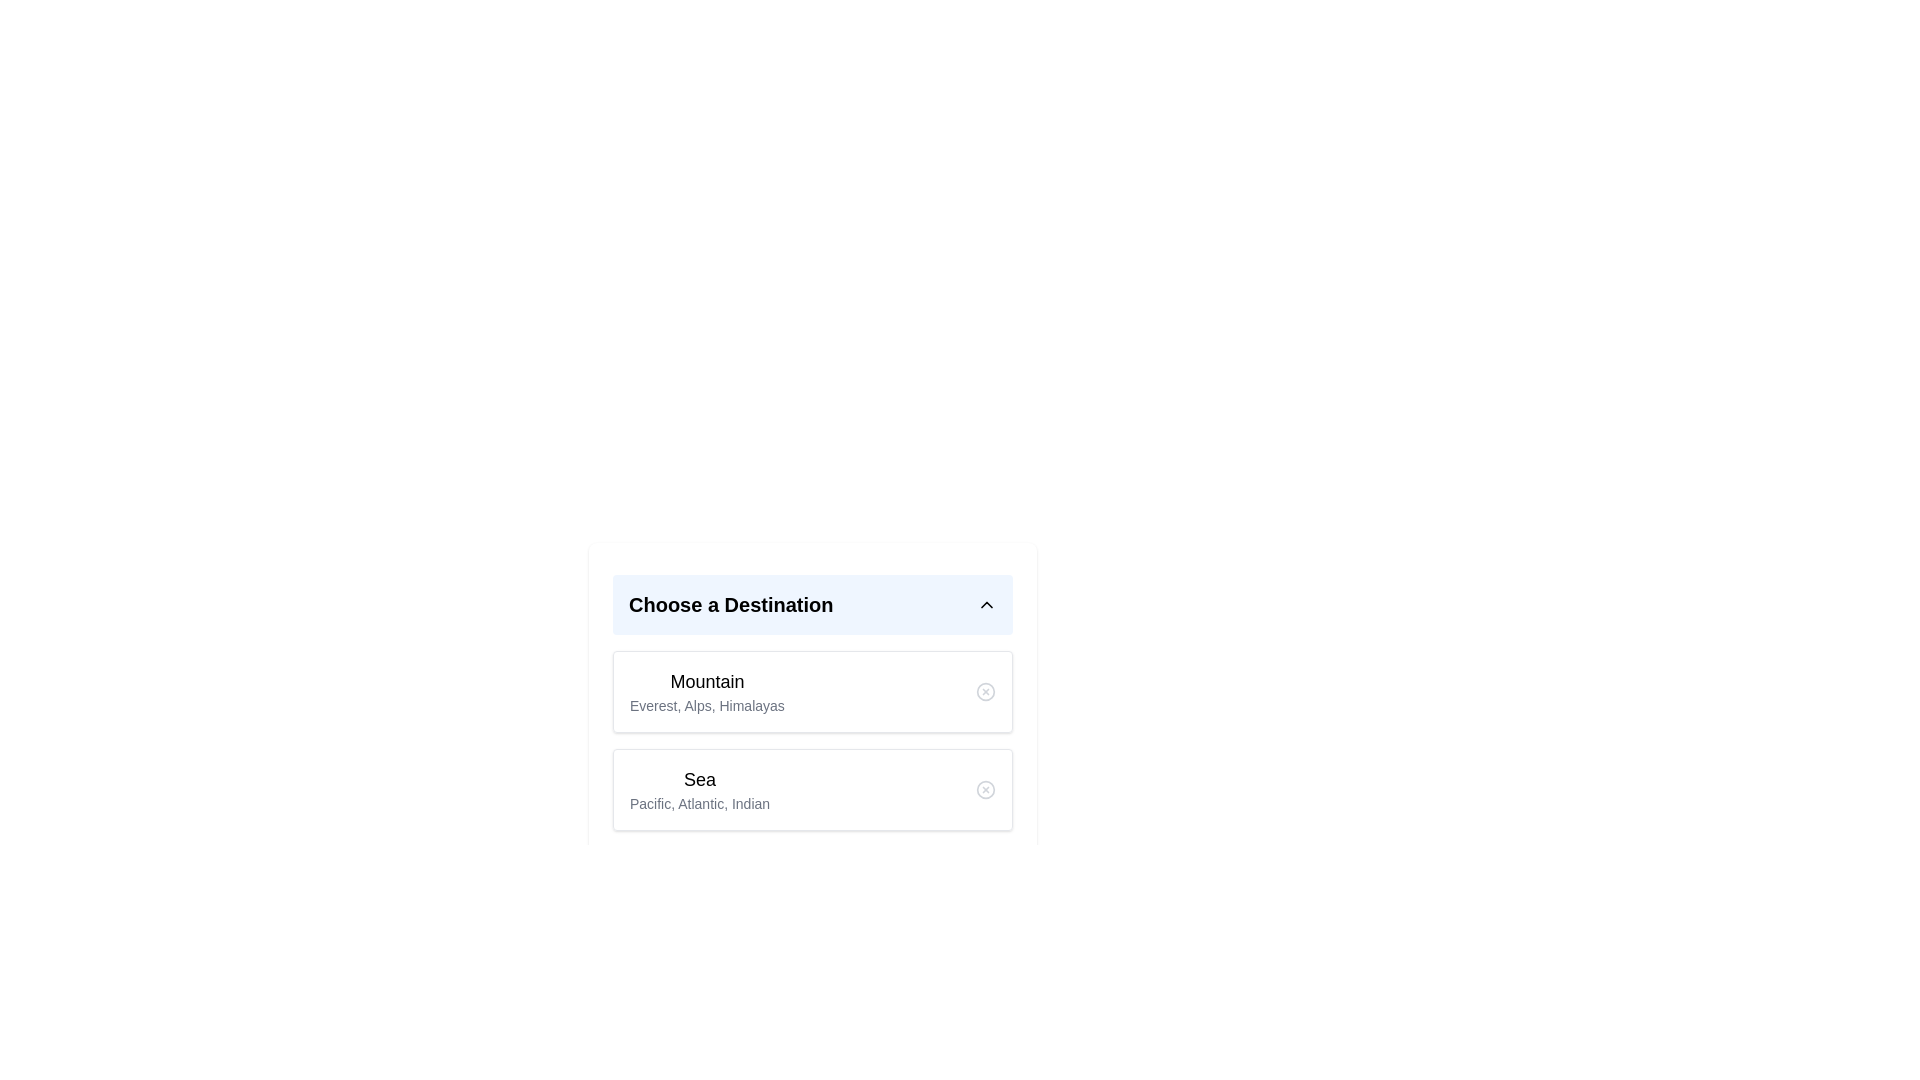 Image resolution: width=1920 pixels, height=1080 pixels. What do you see at coordinates (700, 778) in the screenshot?
I see `the text label displaying 'Sea', which is the title of the second item in the 'Choose a Destination' card list, positioned below the 'Mountain' card` at bounding box center [700, 778].